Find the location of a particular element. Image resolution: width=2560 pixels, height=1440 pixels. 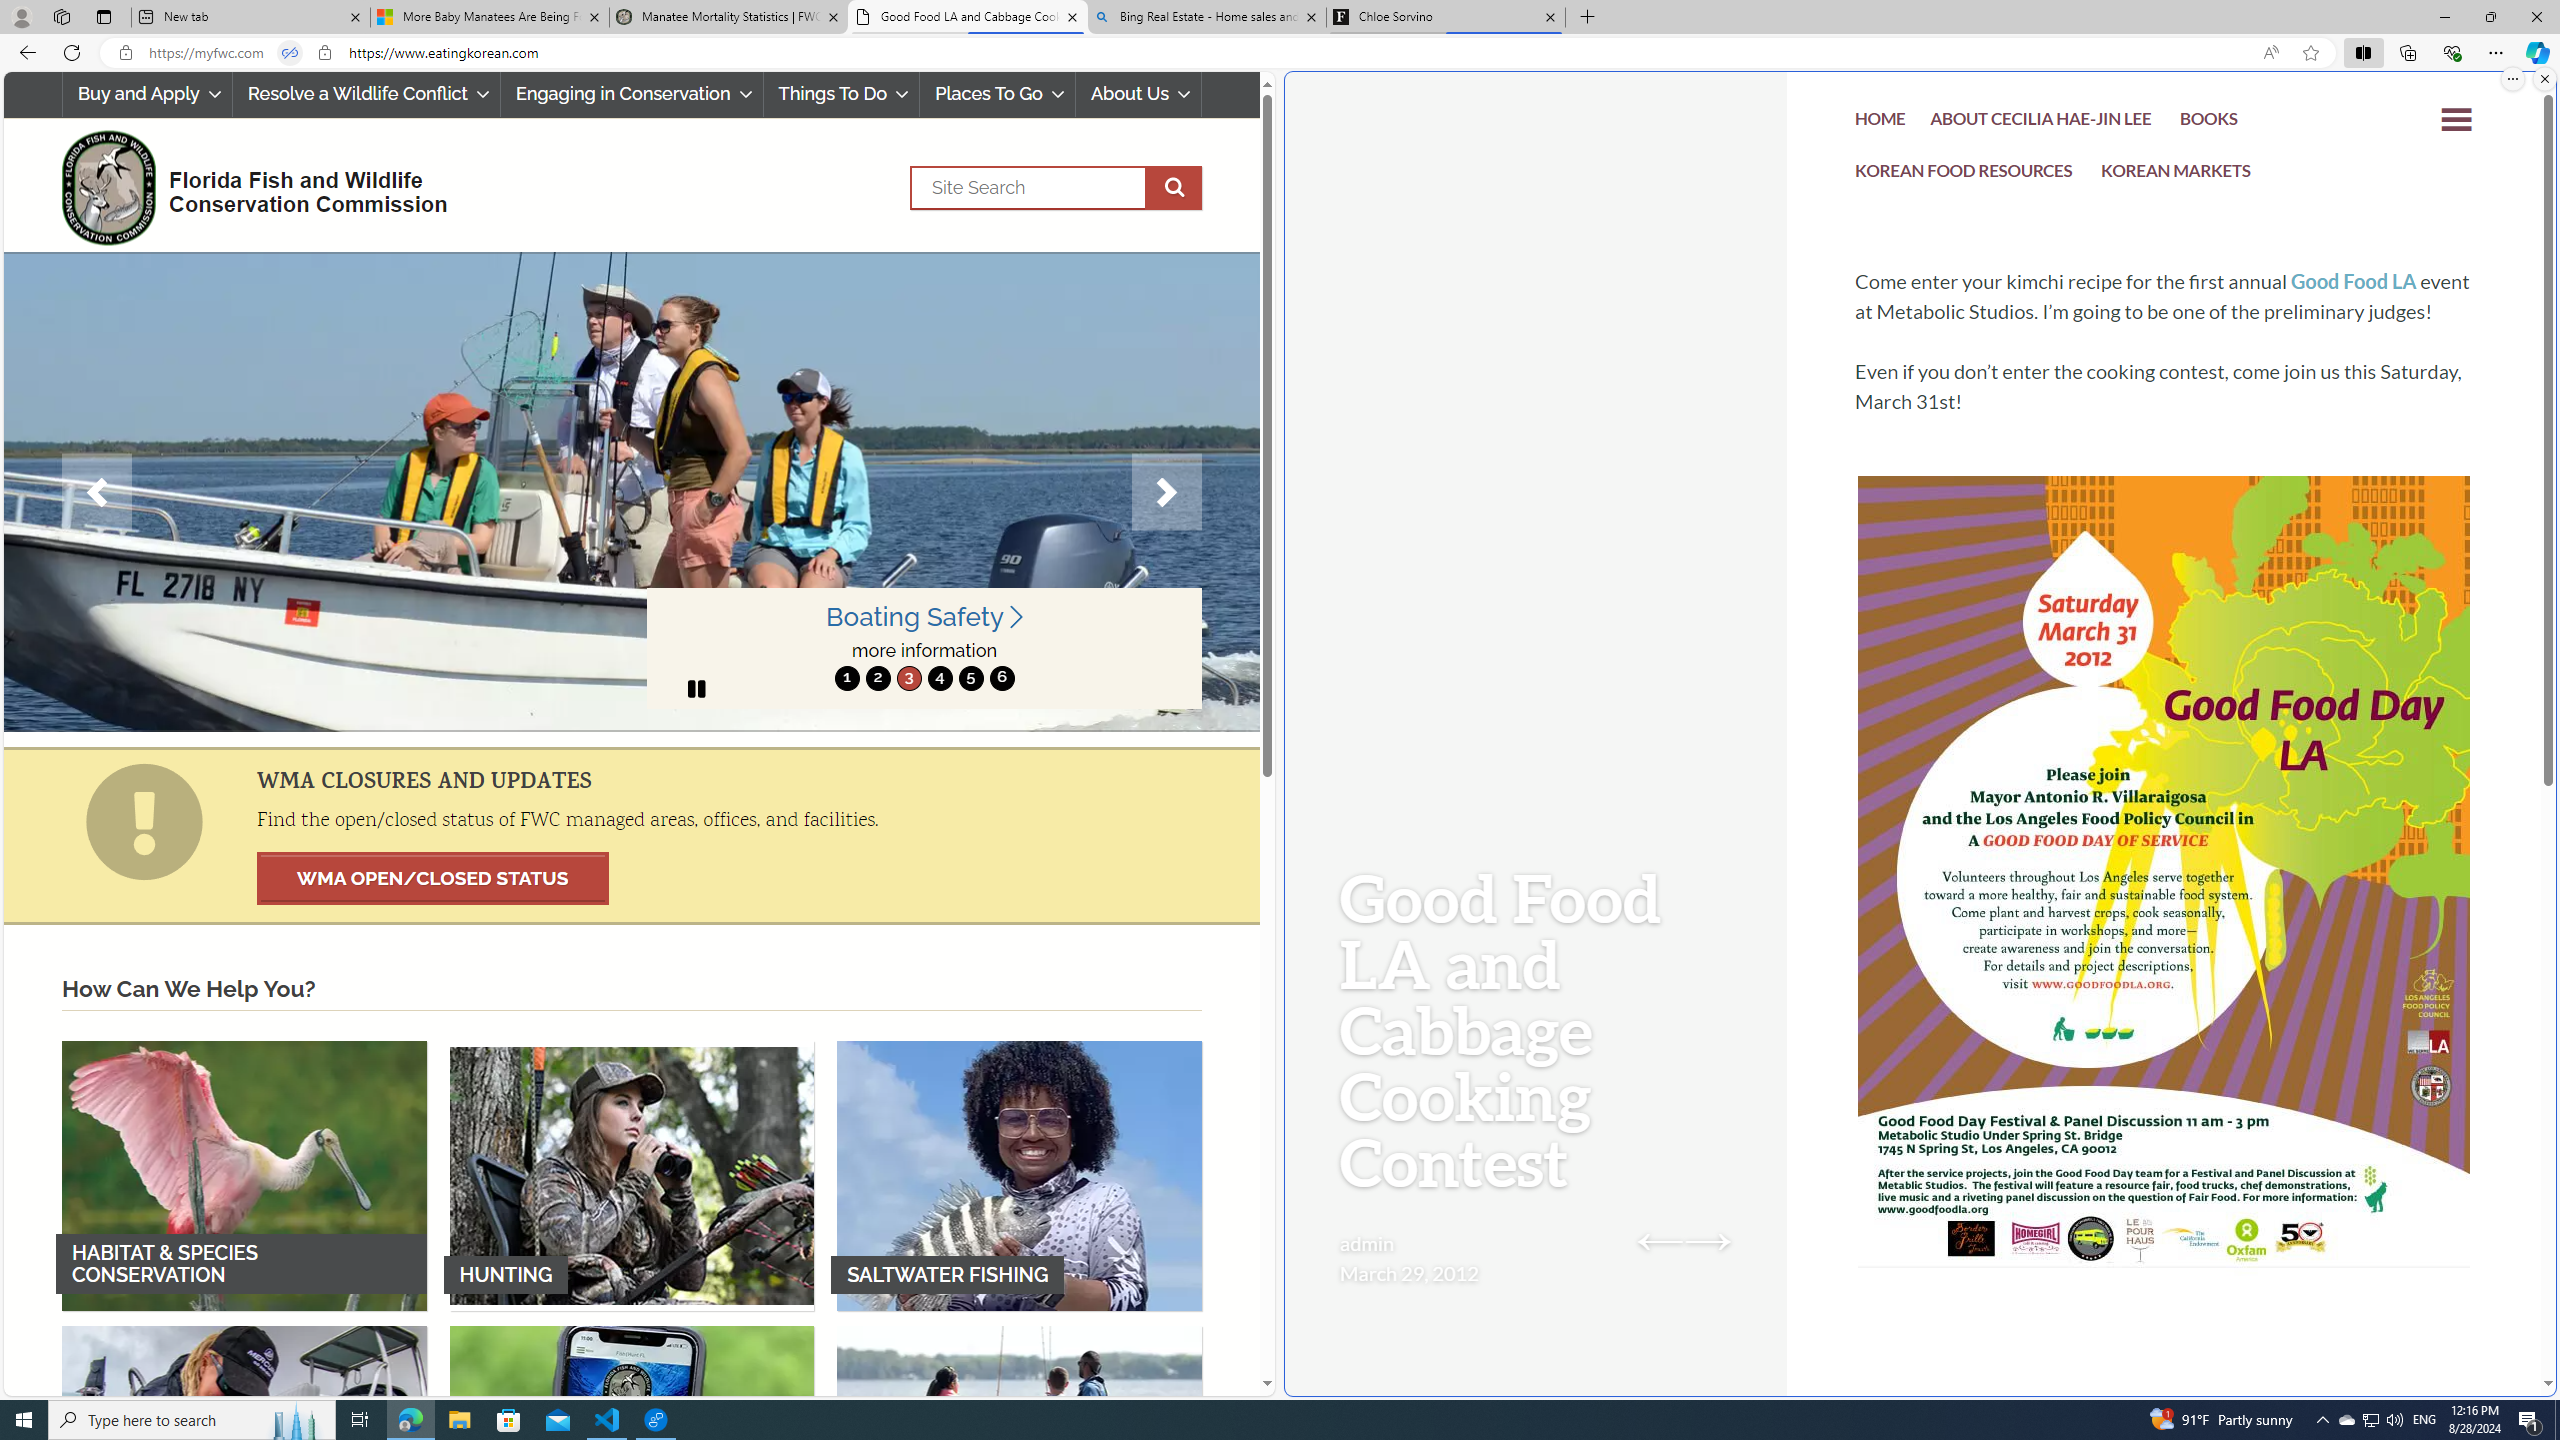

'BOOKS' is located at coordinates (2209, 122).